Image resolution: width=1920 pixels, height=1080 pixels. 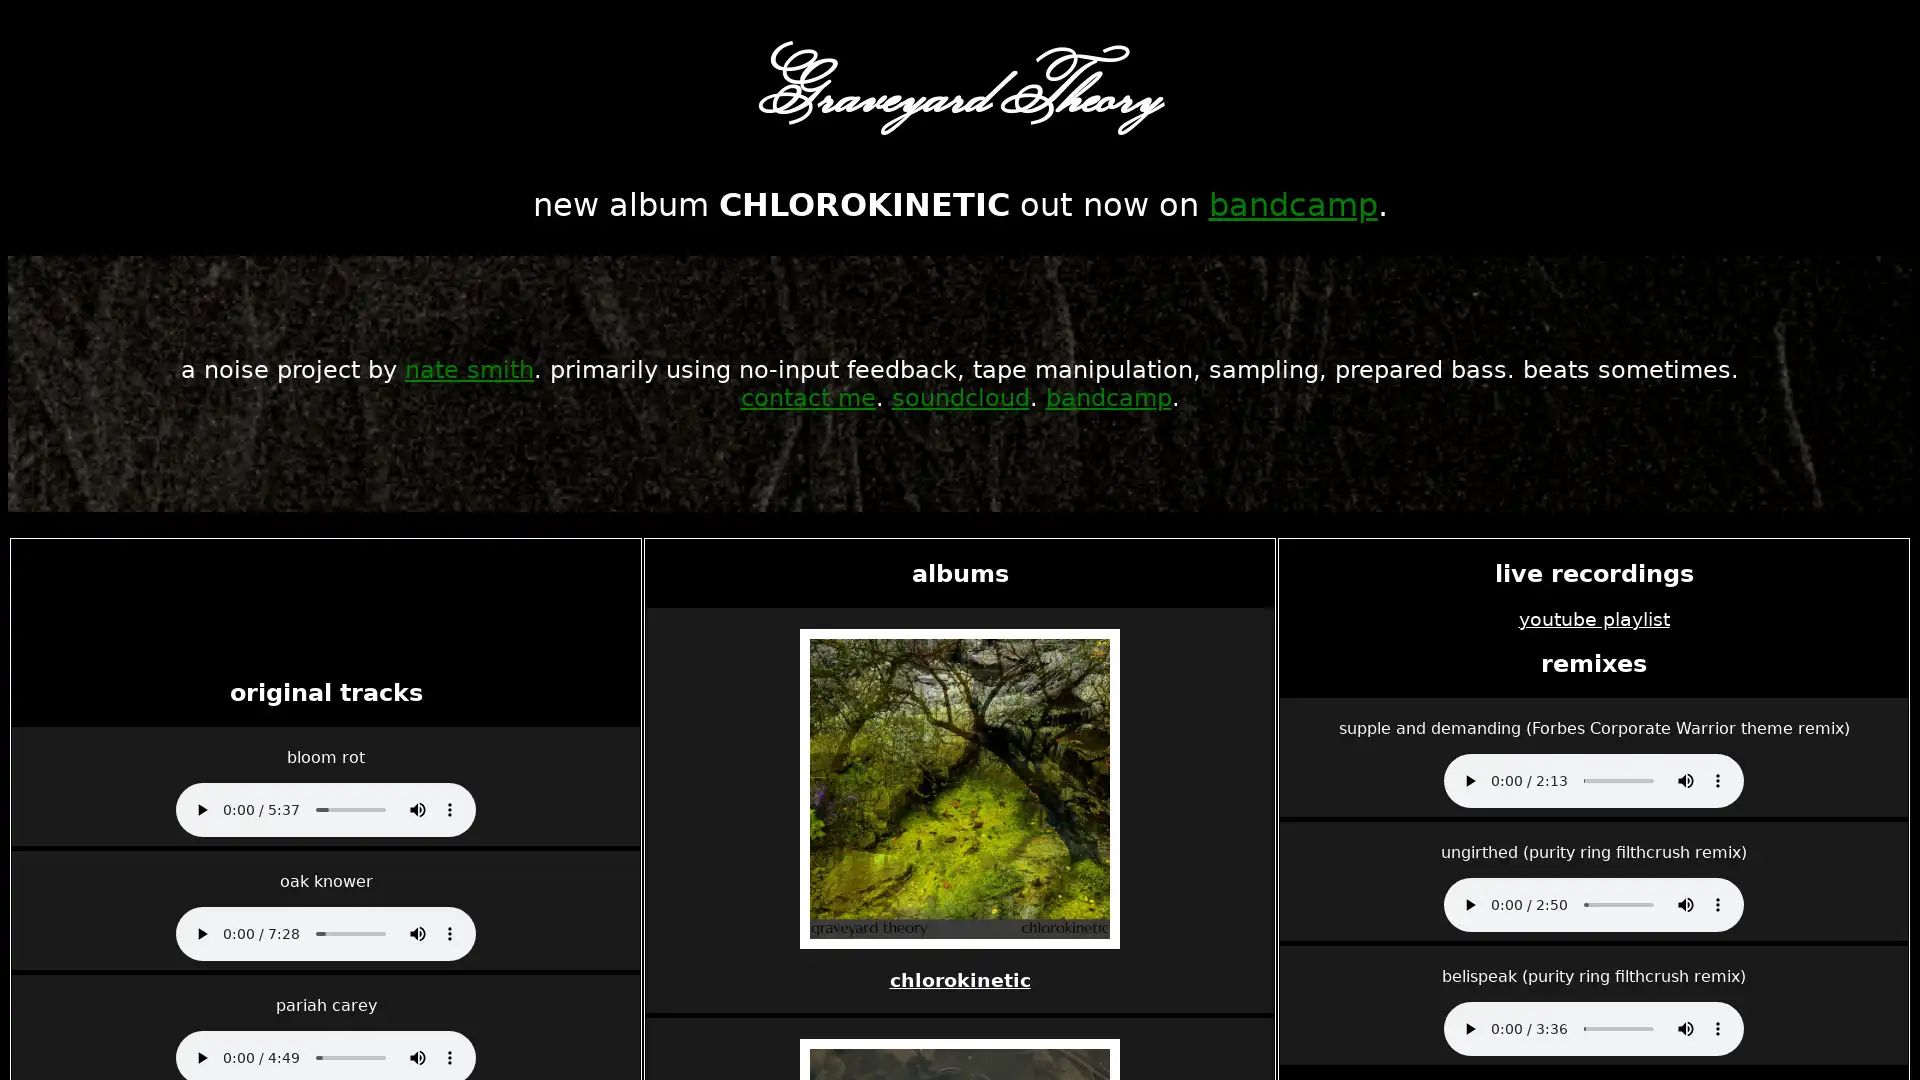 I want to click on show more media controls, so click(x=1717, y=1029).